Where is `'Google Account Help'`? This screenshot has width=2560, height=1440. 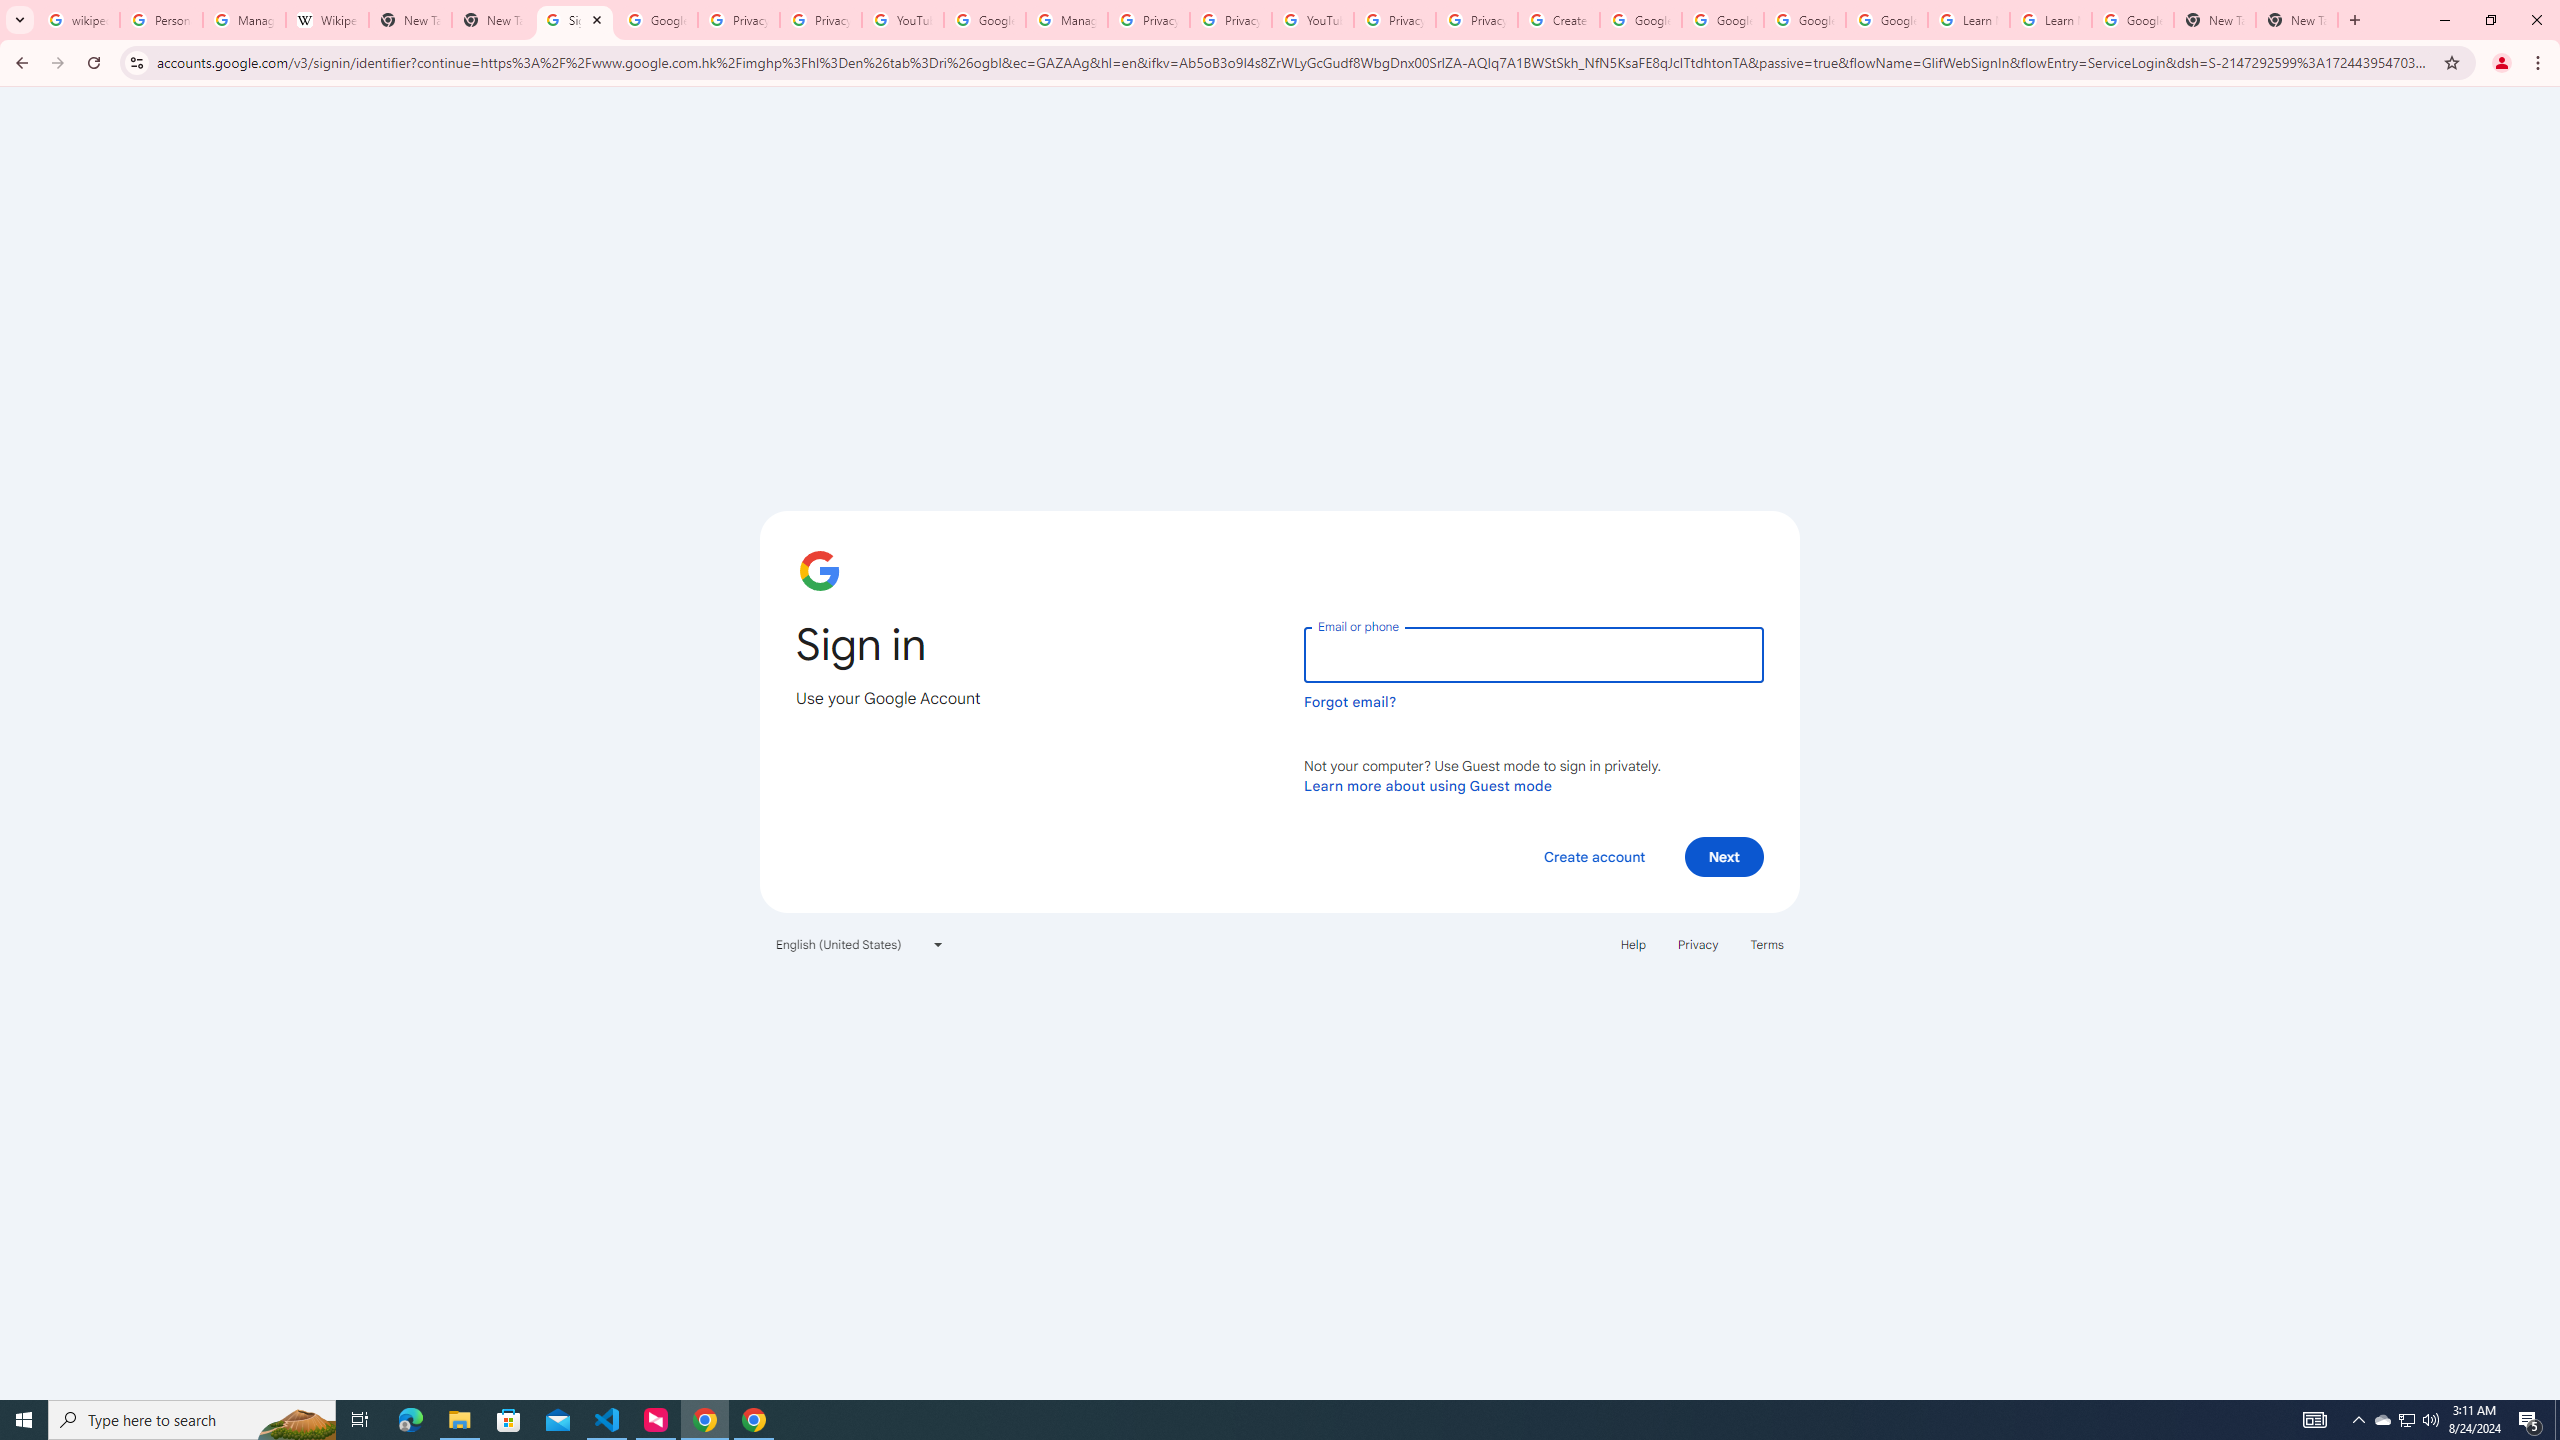 'Google Account Help' is located at coordinates (1724, 19).